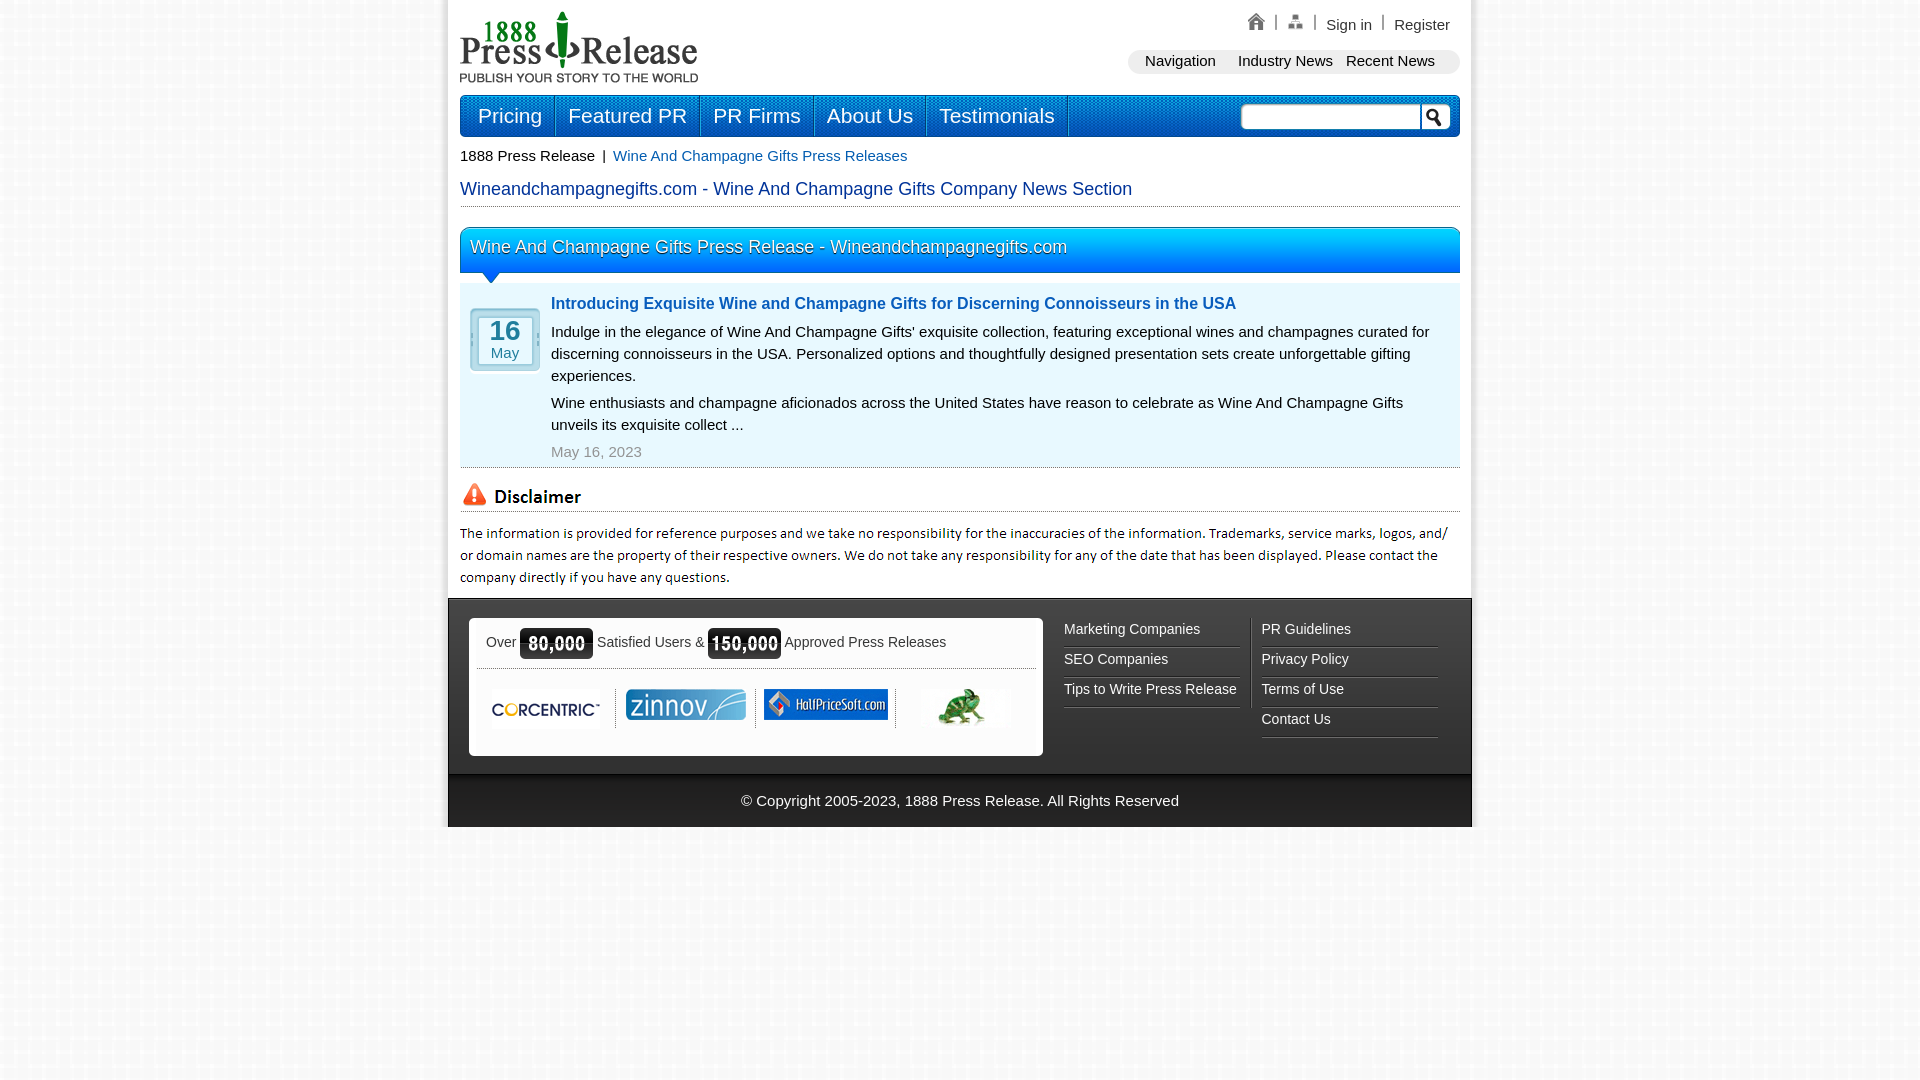  What do you see at coordinates (1152, 692) in the screenshot?
I see `'Tips to Write Press Release'` at bounding box center [1152, 692].